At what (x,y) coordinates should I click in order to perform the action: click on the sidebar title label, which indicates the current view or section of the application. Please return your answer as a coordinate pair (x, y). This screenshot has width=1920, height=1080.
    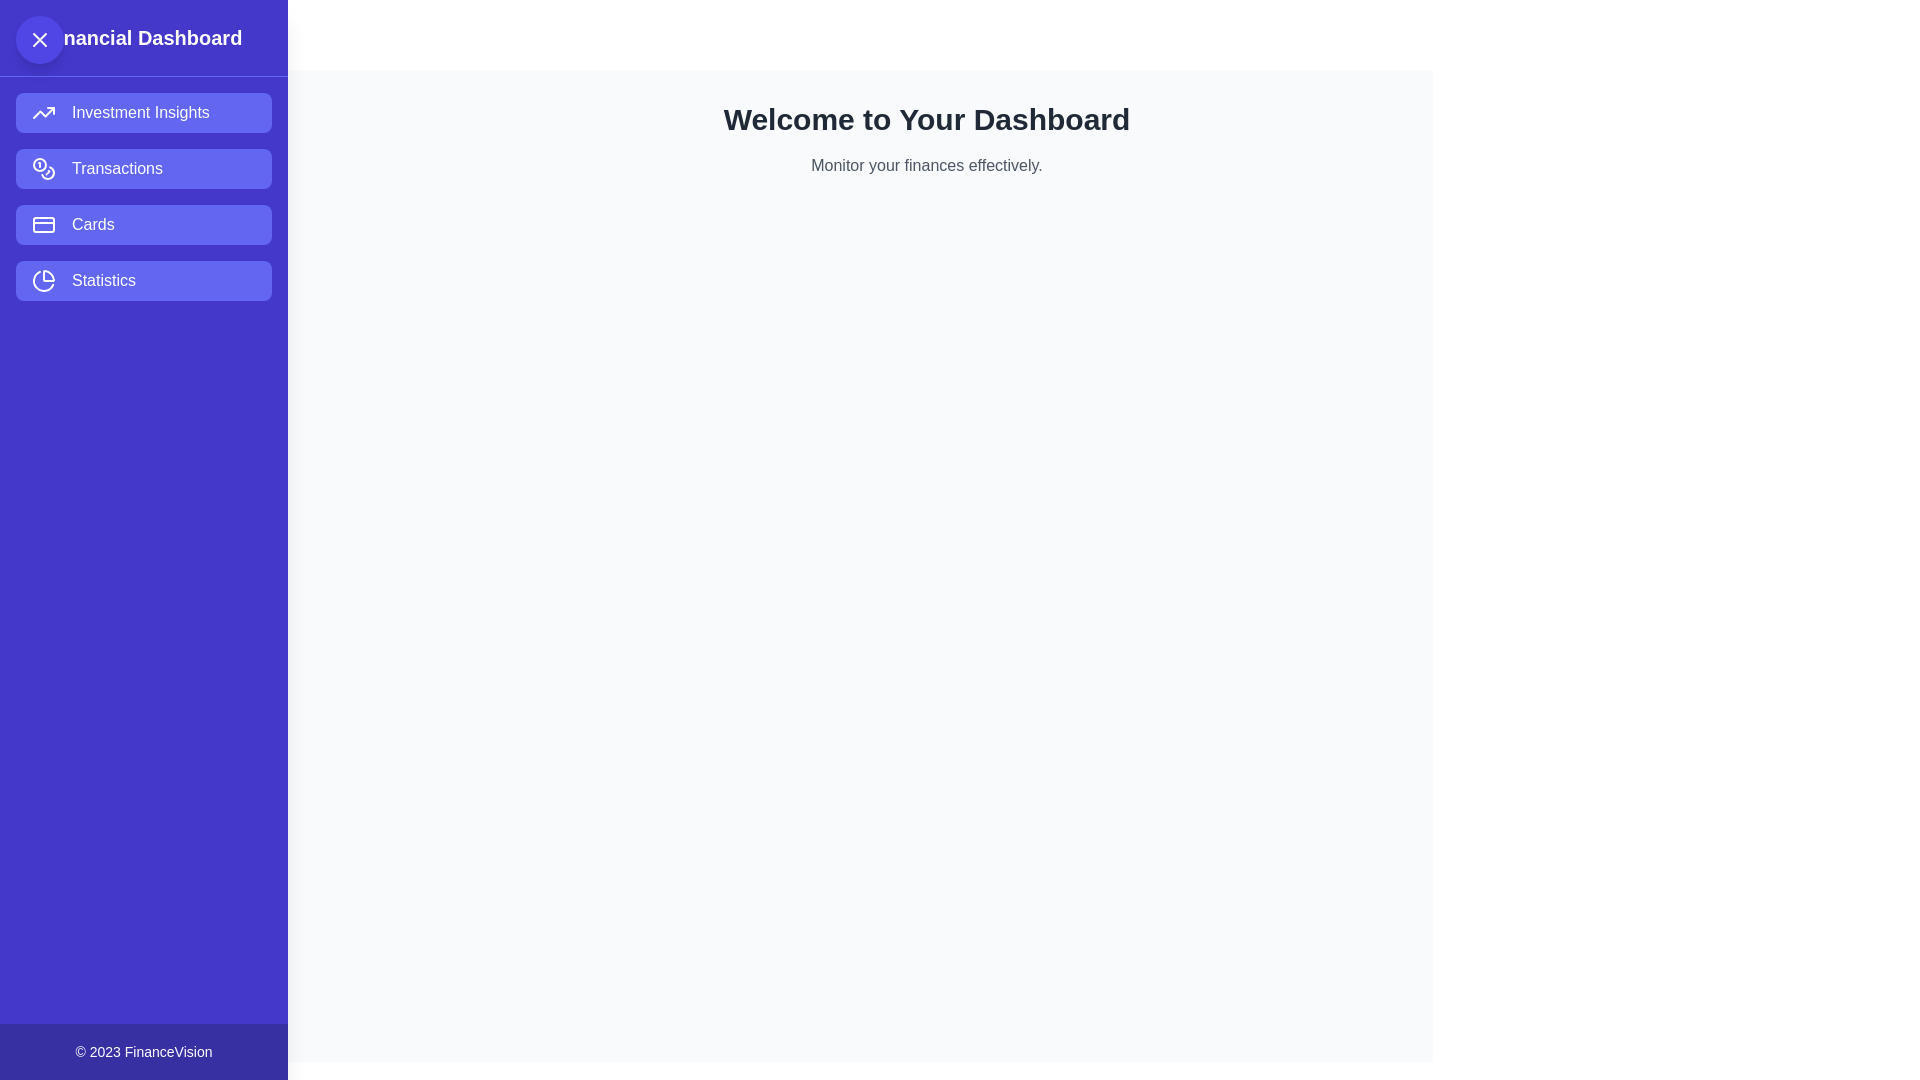
    Looking at the image, I should click on (143, 38).